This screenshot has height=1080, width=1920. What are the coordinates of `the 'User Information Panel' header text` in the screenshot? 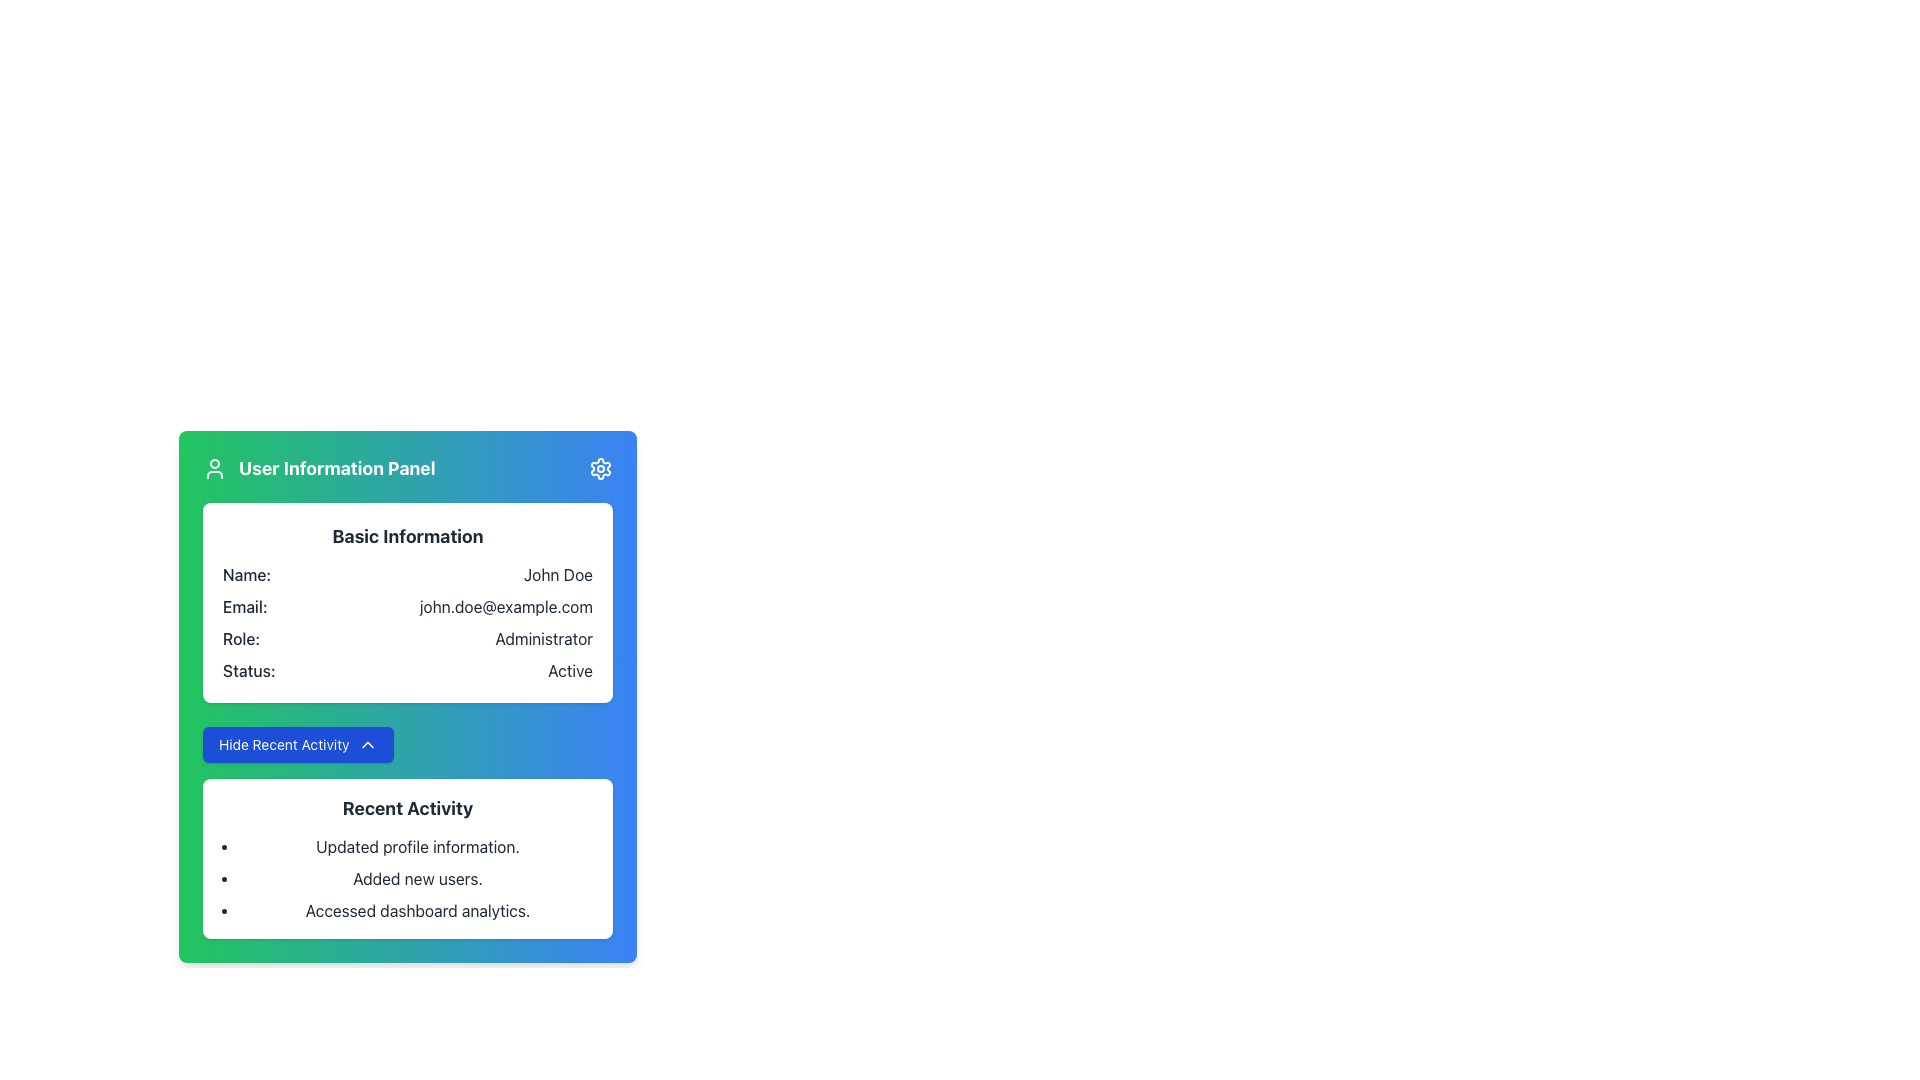 It's located at (407, 469).